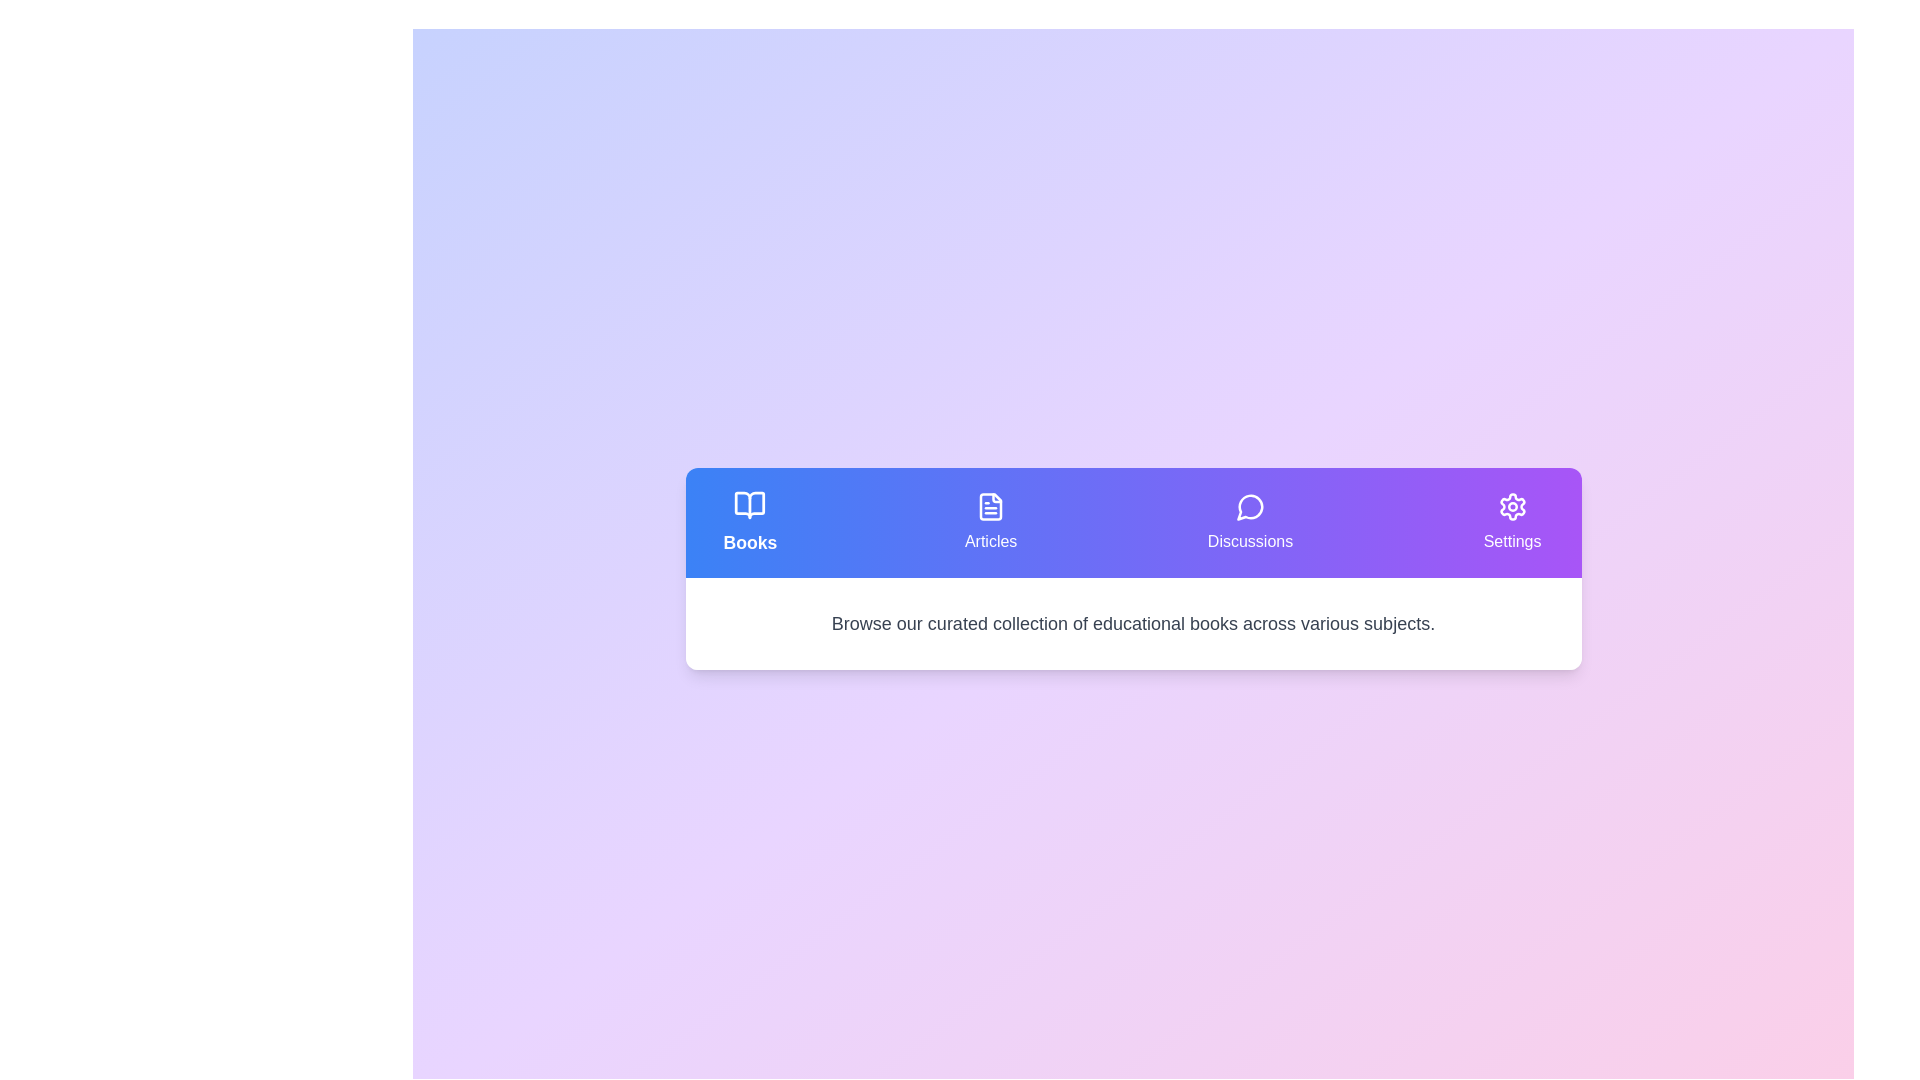  I want to click on the Articles tab, so click(991, 522).